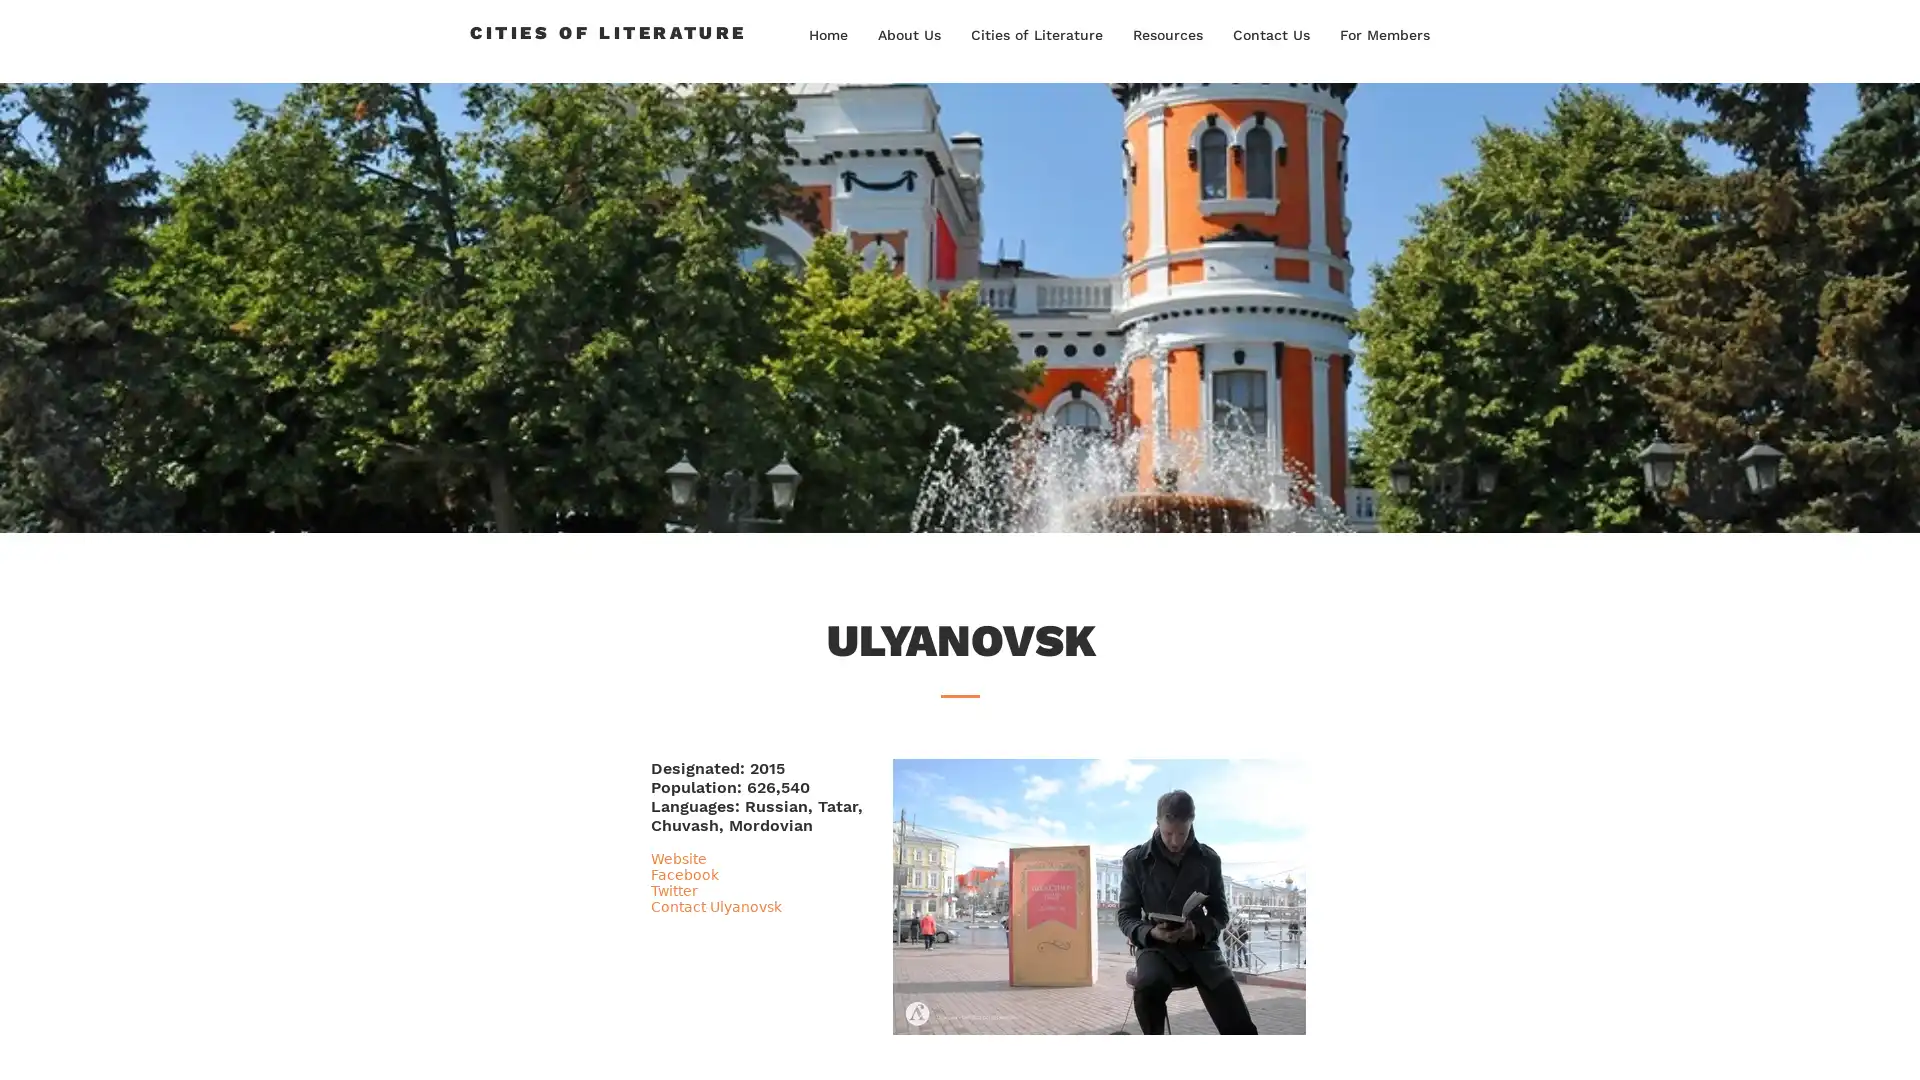 The image size is (1920, 1080). Describe the element at coordinates (1830, 1044) in the screenshot. I see `Accept` at that location.